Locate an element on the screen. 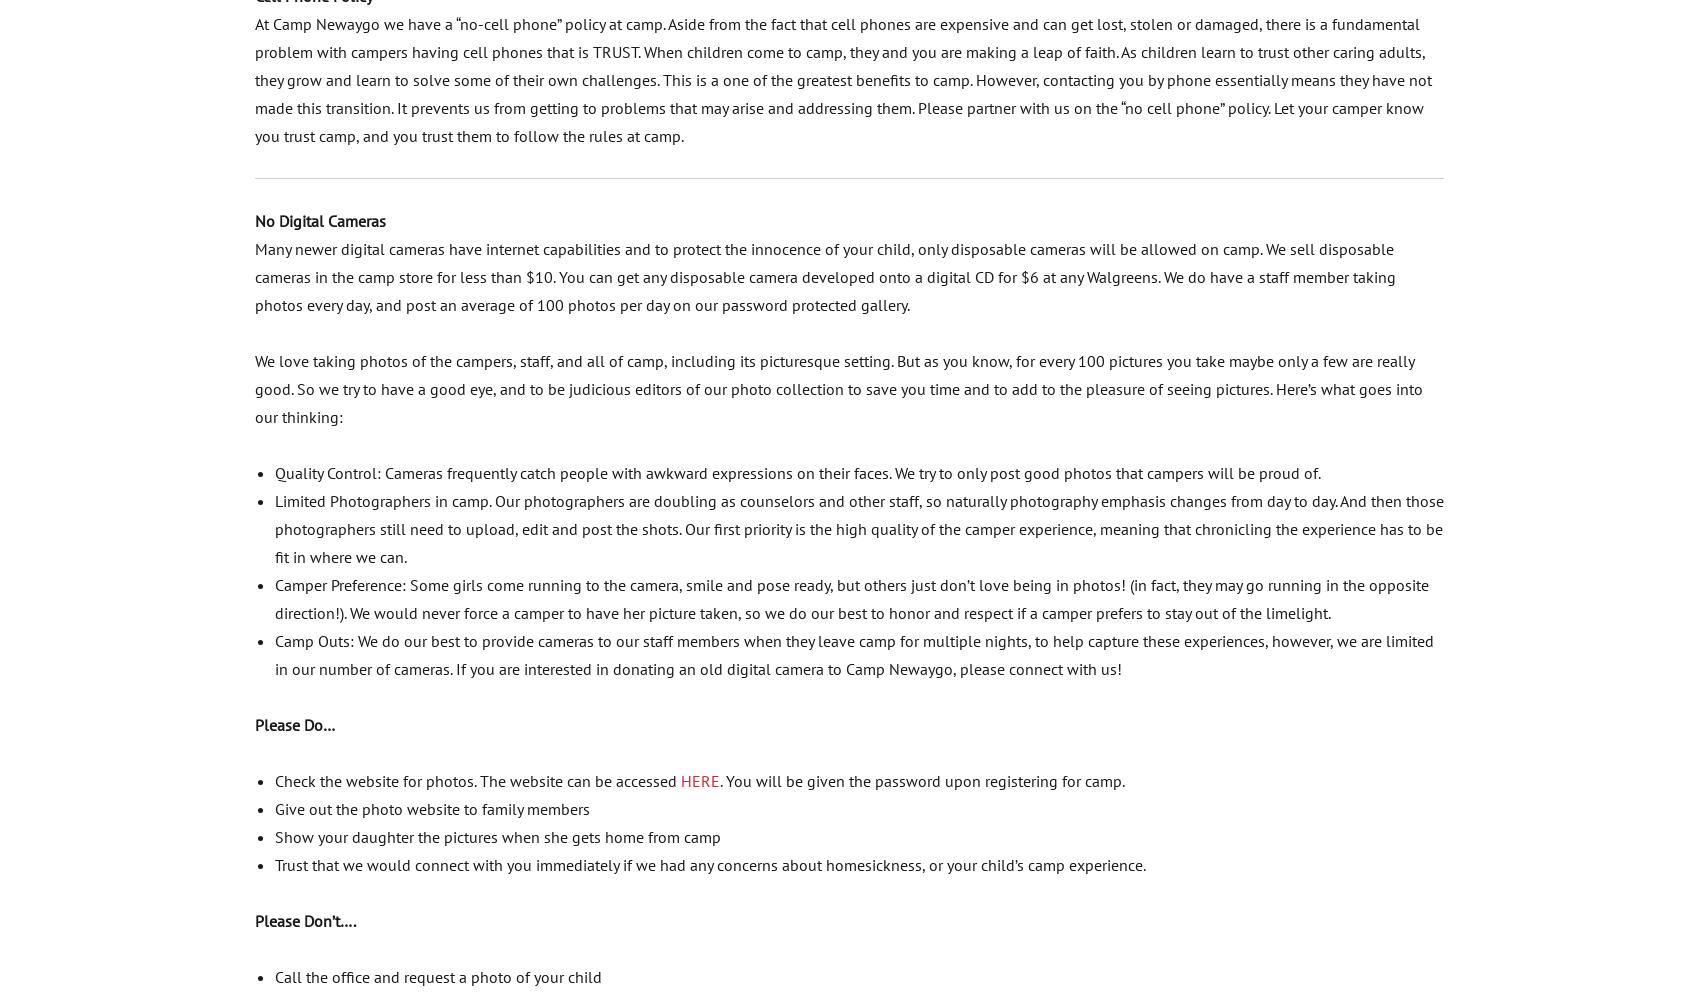 The image size is (1699, 992). 'Please Don’t….' is located at coordinates (303, 918).